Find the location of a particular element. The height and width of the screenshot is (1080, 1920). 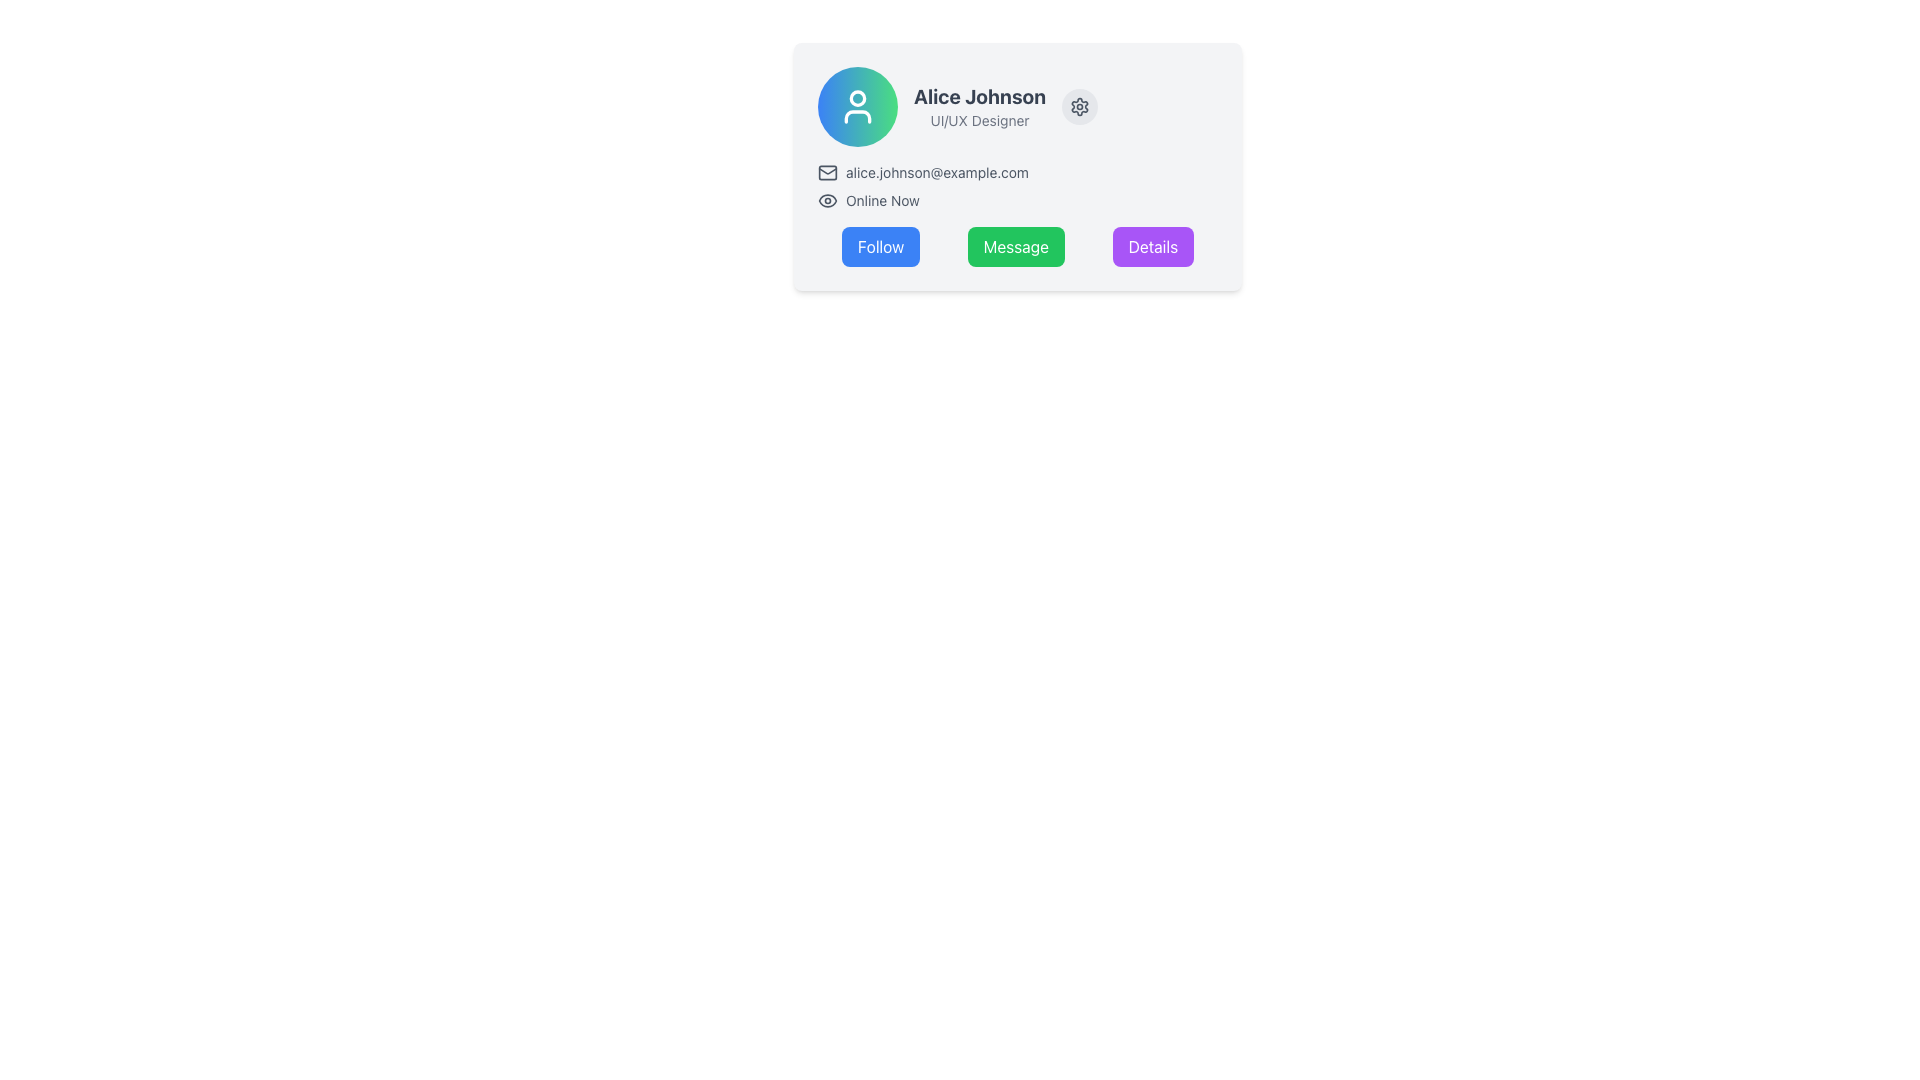

or click the settings gear icon located to the right of the profile information display component for 'Alice Johnson', which features a bold name and a job title beneath it is located at coordinates (1017, 107).